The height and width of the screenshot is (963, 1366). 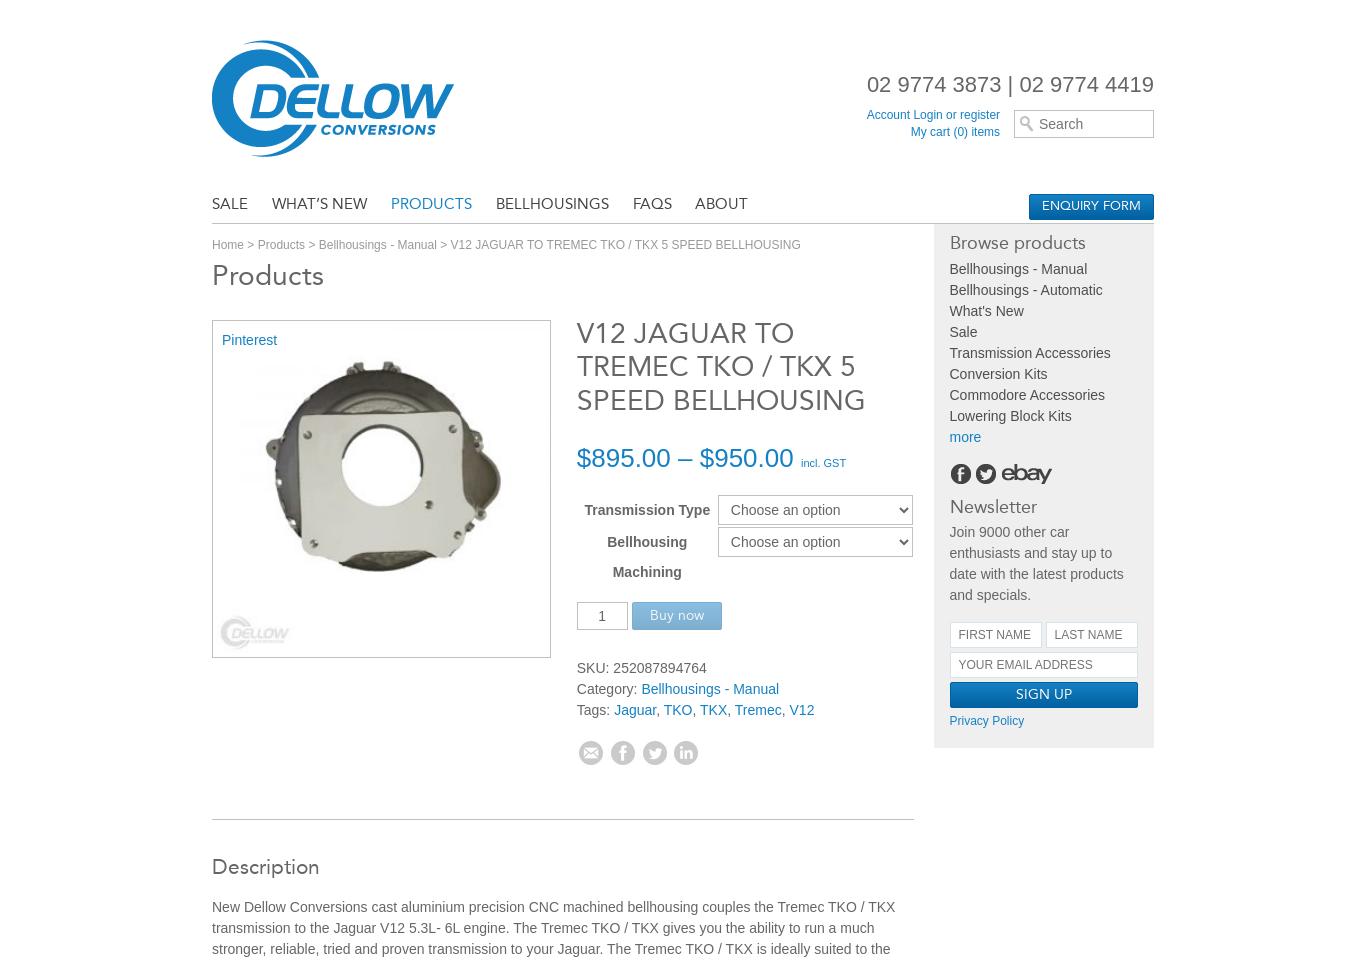 What do you see at coordinates (1025, 392) in the screenshot?
I see `'Commodore Accessories'` at bounding box center [1025, 392].